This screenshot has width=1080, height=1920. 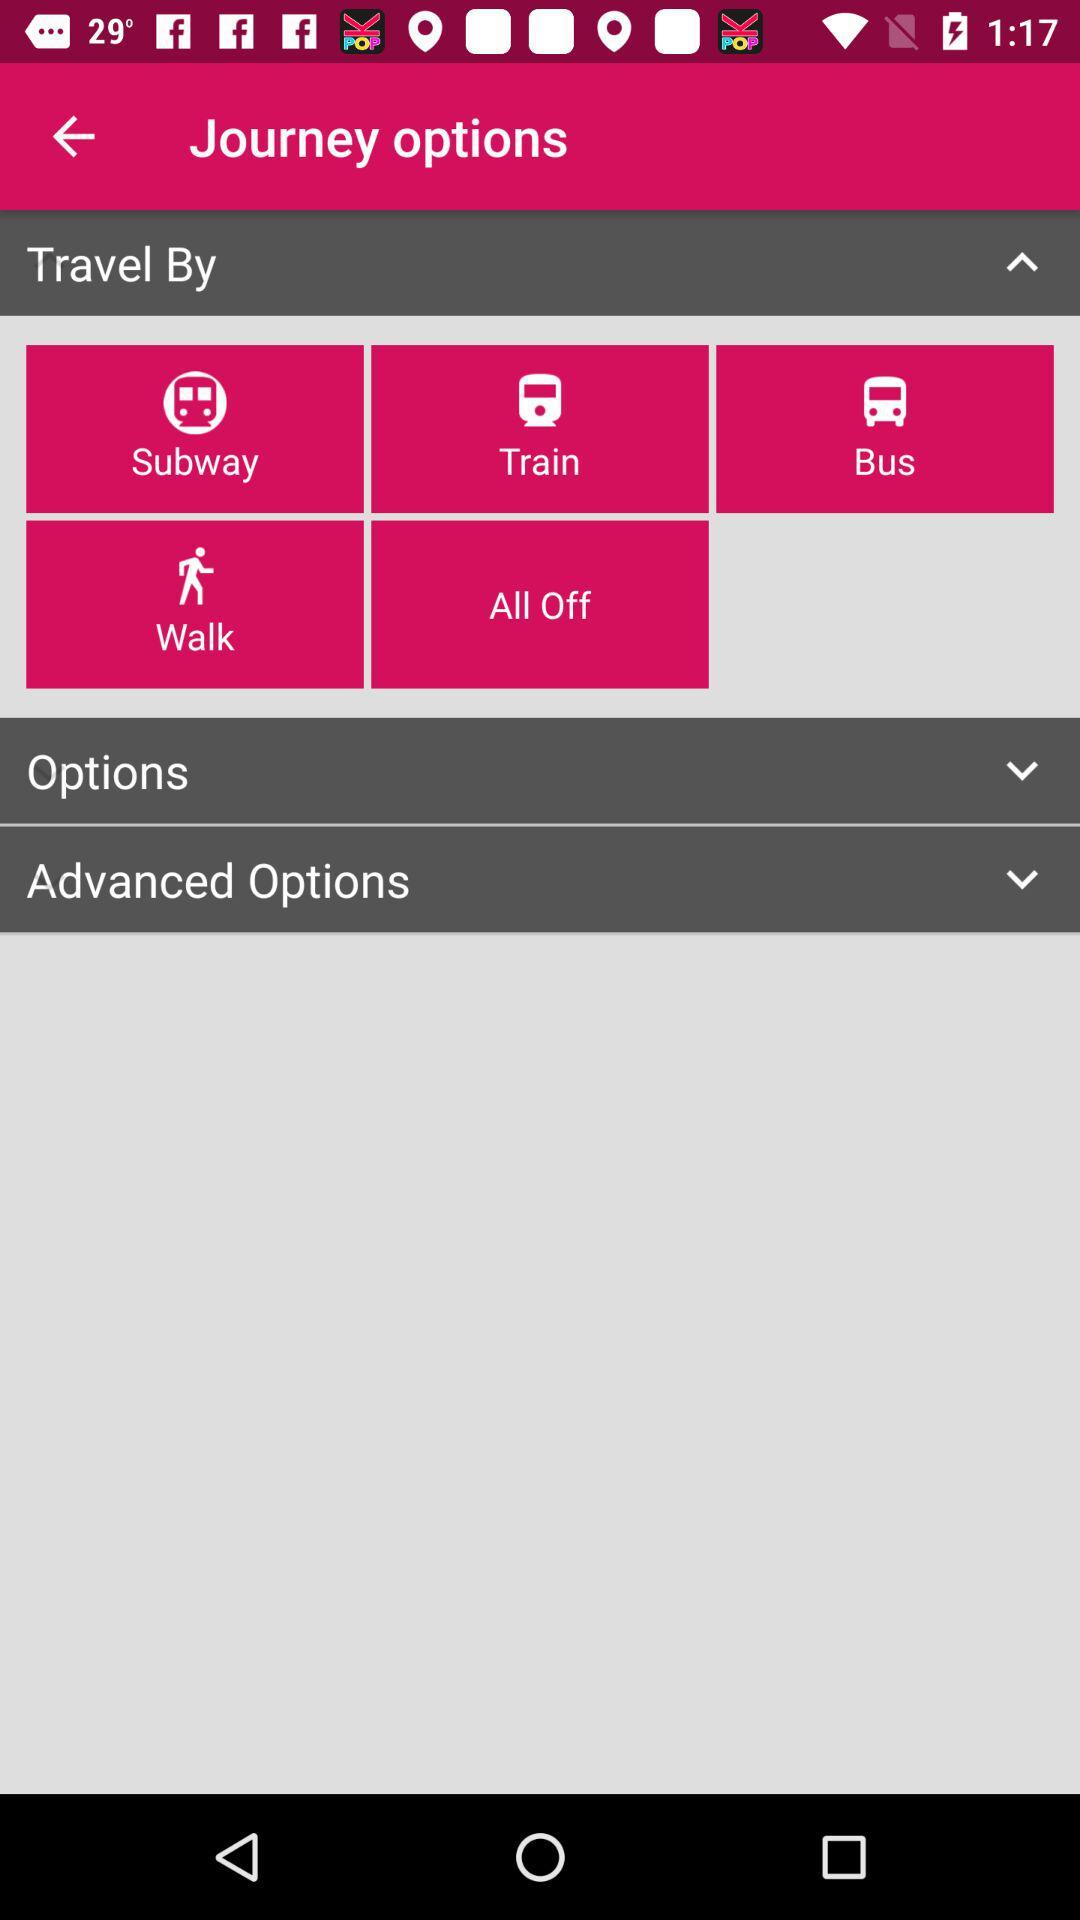 I want to click on the item next to journey options, so click(x=72, y=135).